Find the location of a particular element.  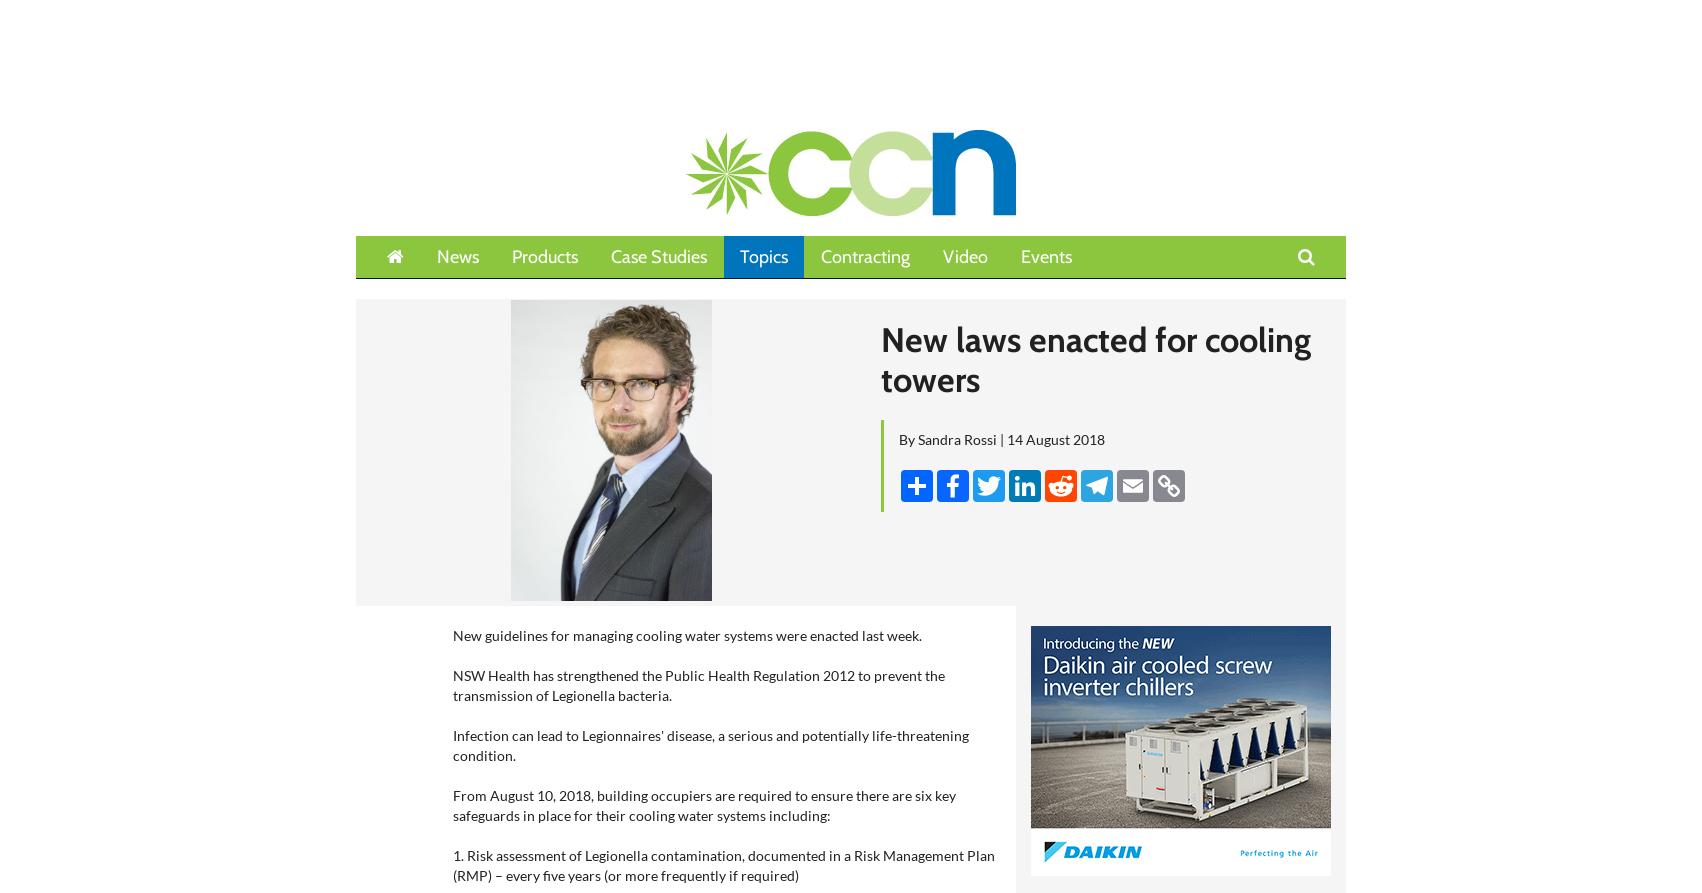

'News' is located at coordinates (457, 256).